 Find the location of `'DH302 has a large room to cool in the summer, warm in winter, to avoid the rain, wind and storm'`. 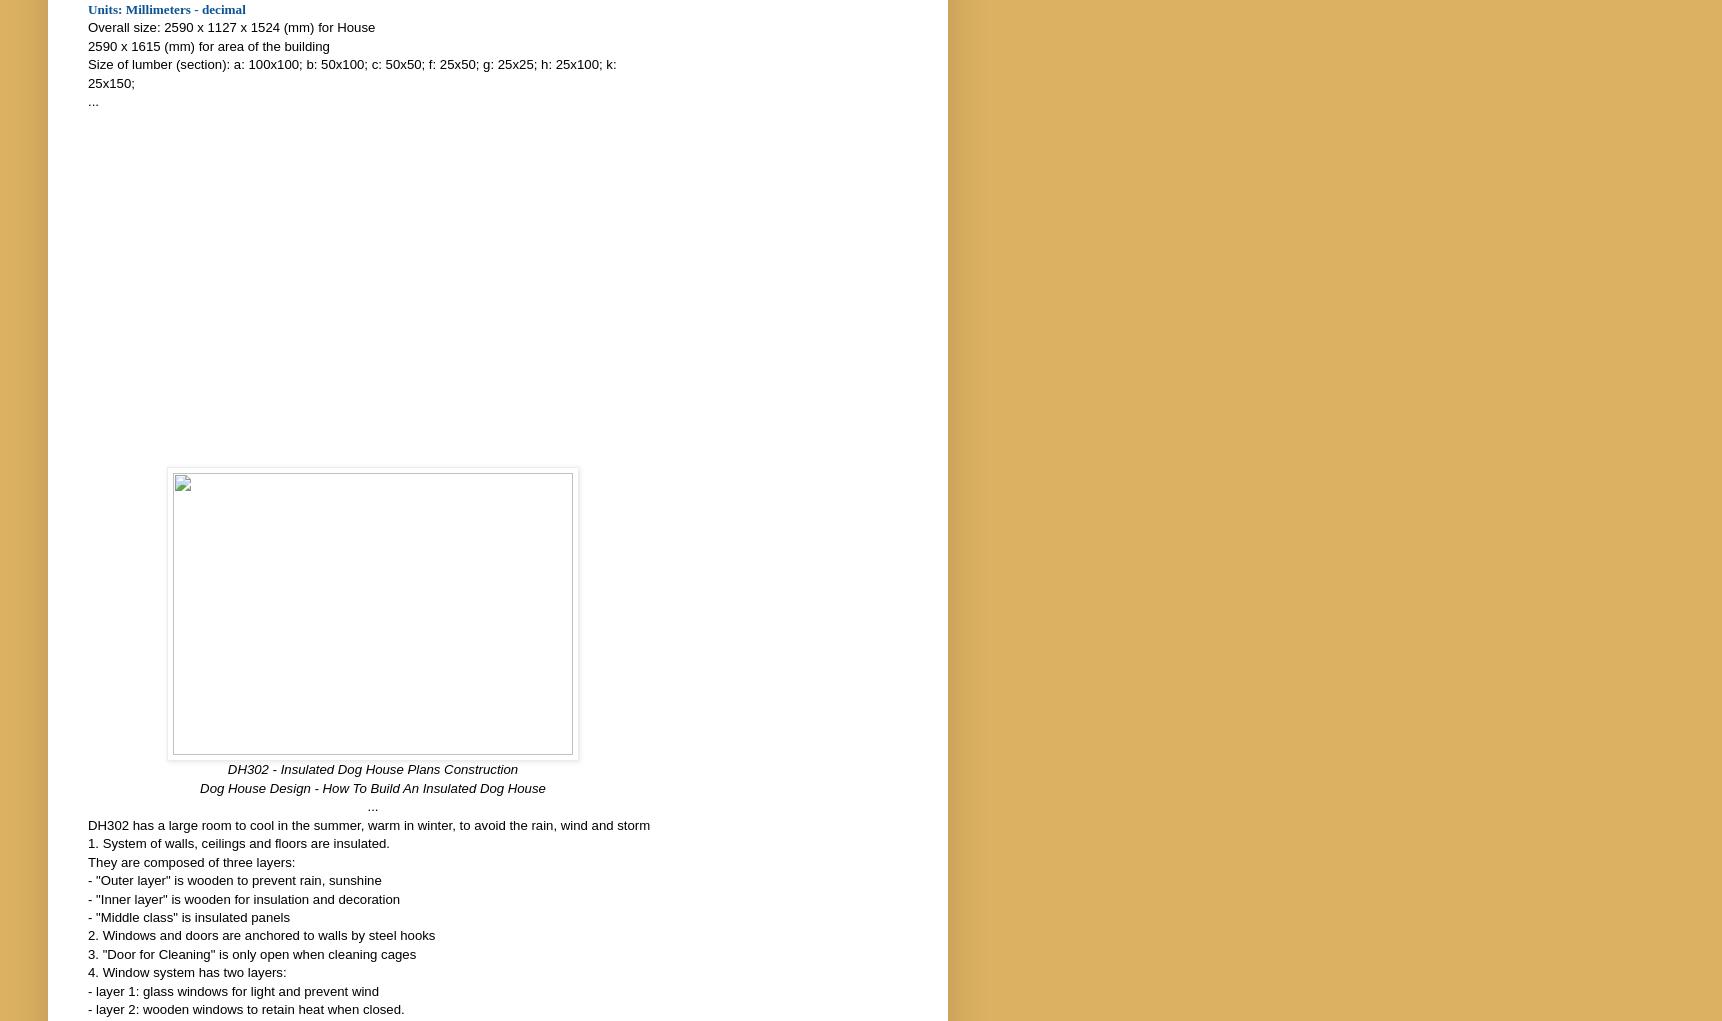

'DH302 has a large room to cool in the summer, warm in winter, to avoid the rain, wind and storm' is located at coordinates (86, 823).